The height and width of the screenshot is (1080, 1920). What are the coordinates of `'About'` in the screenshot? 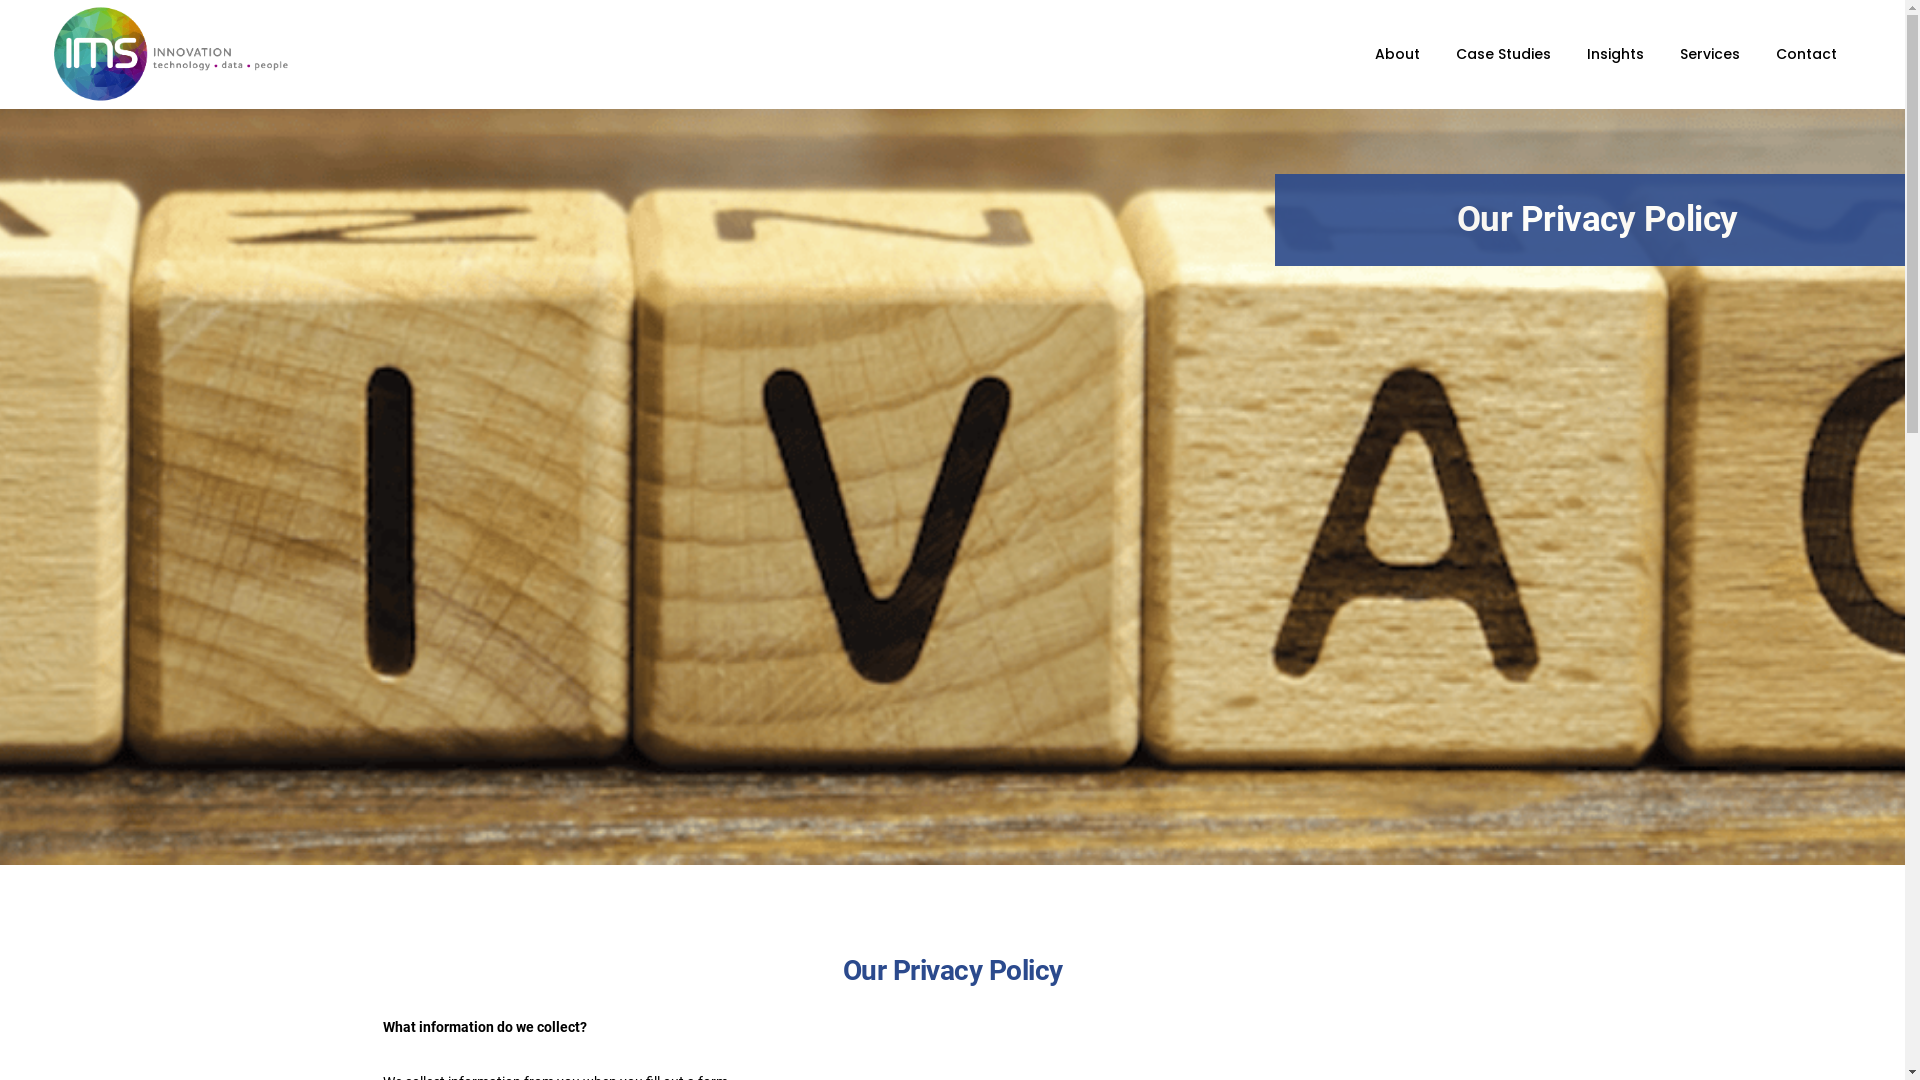 It's located at (1396, 53).